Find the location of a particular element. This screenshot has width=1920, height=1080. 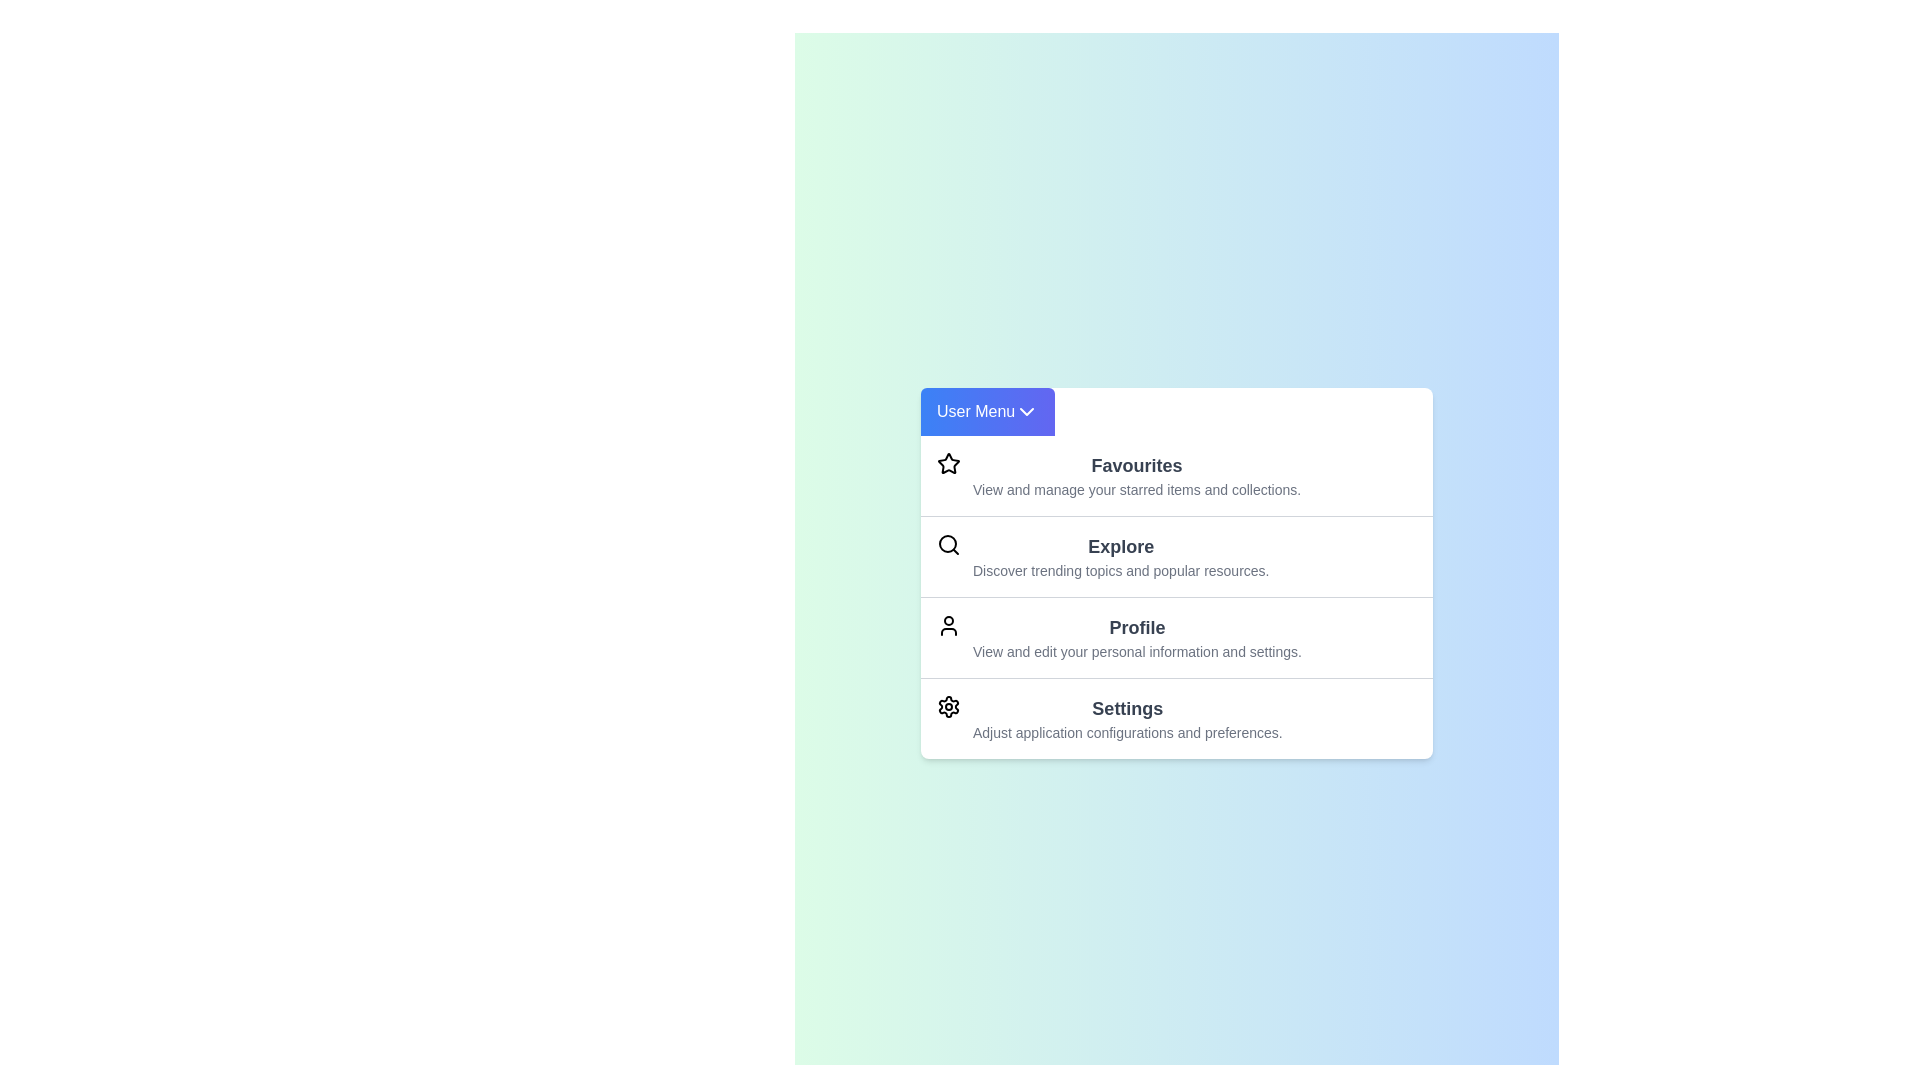

the User Menu button to toggle the menu visibility is located at coordinates (988, 410).